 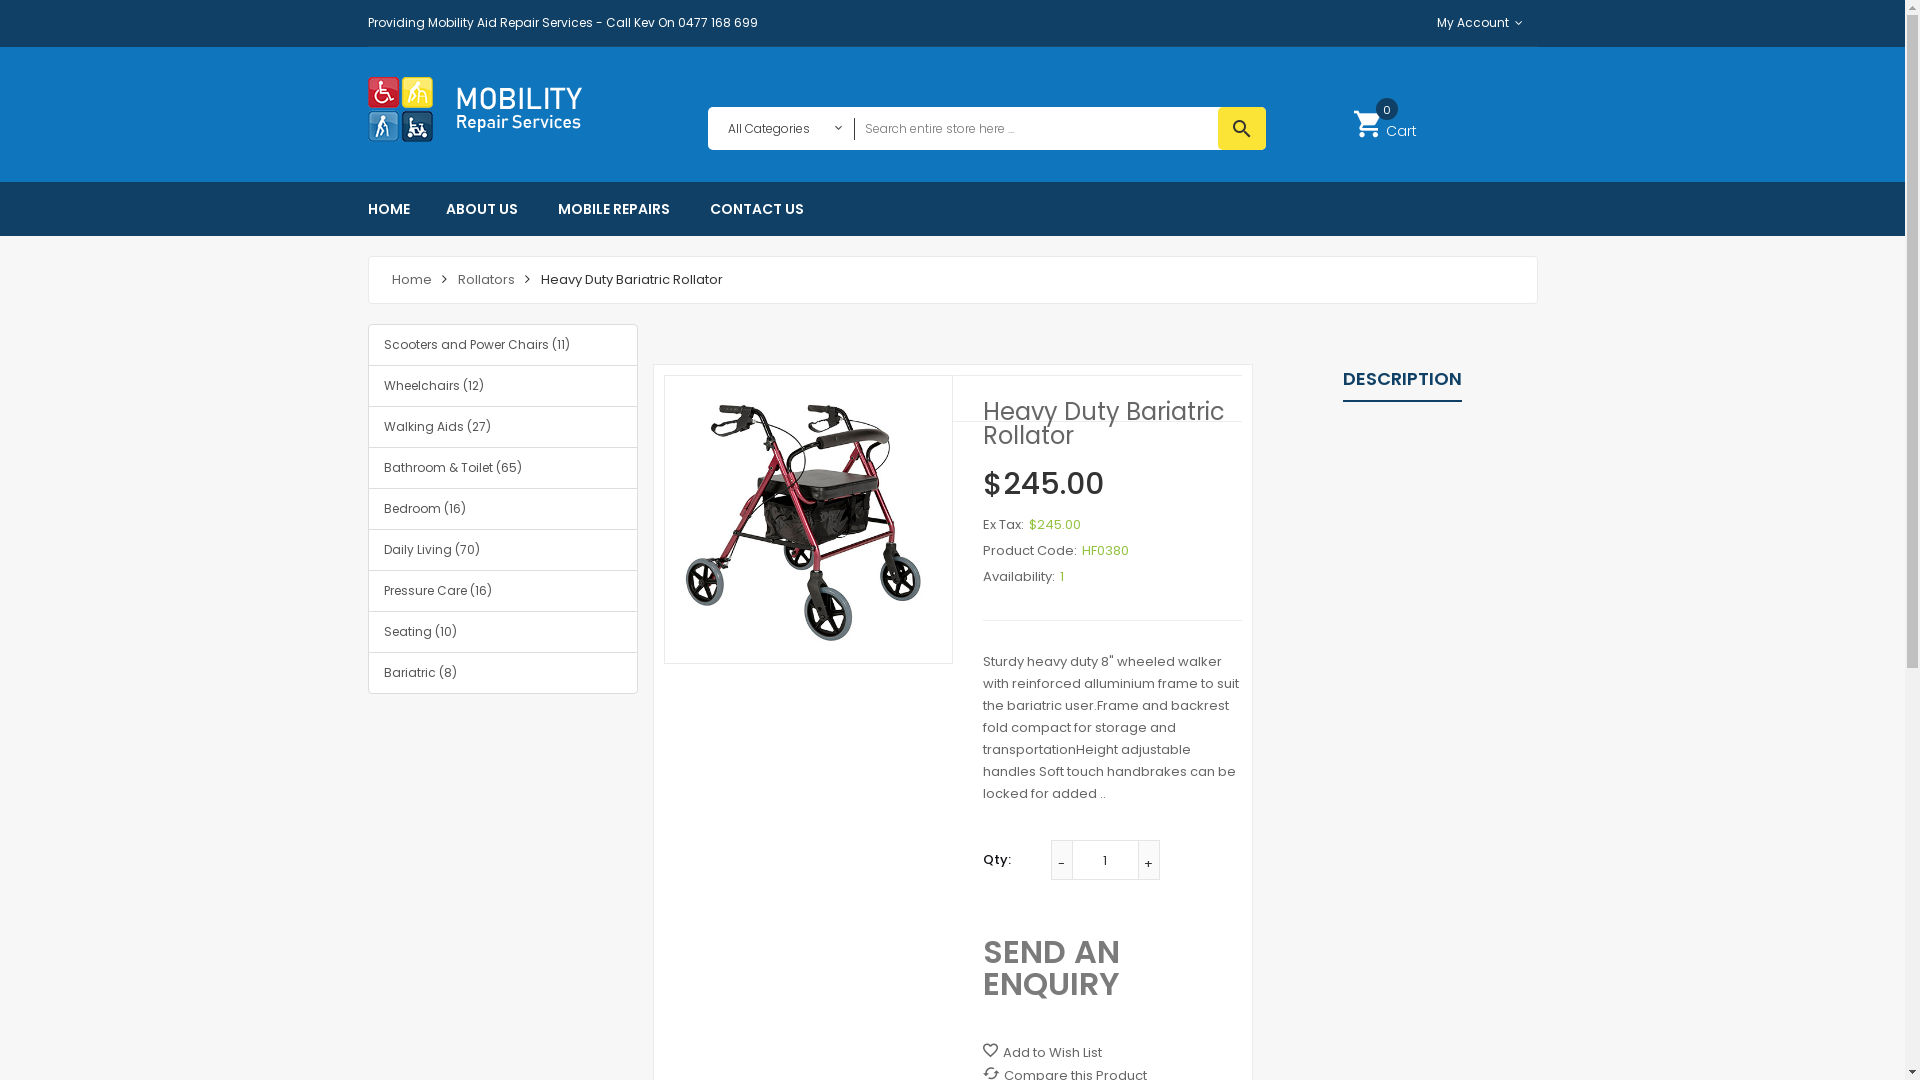 I want to click on 'HOME', so click(x=398, y=208).